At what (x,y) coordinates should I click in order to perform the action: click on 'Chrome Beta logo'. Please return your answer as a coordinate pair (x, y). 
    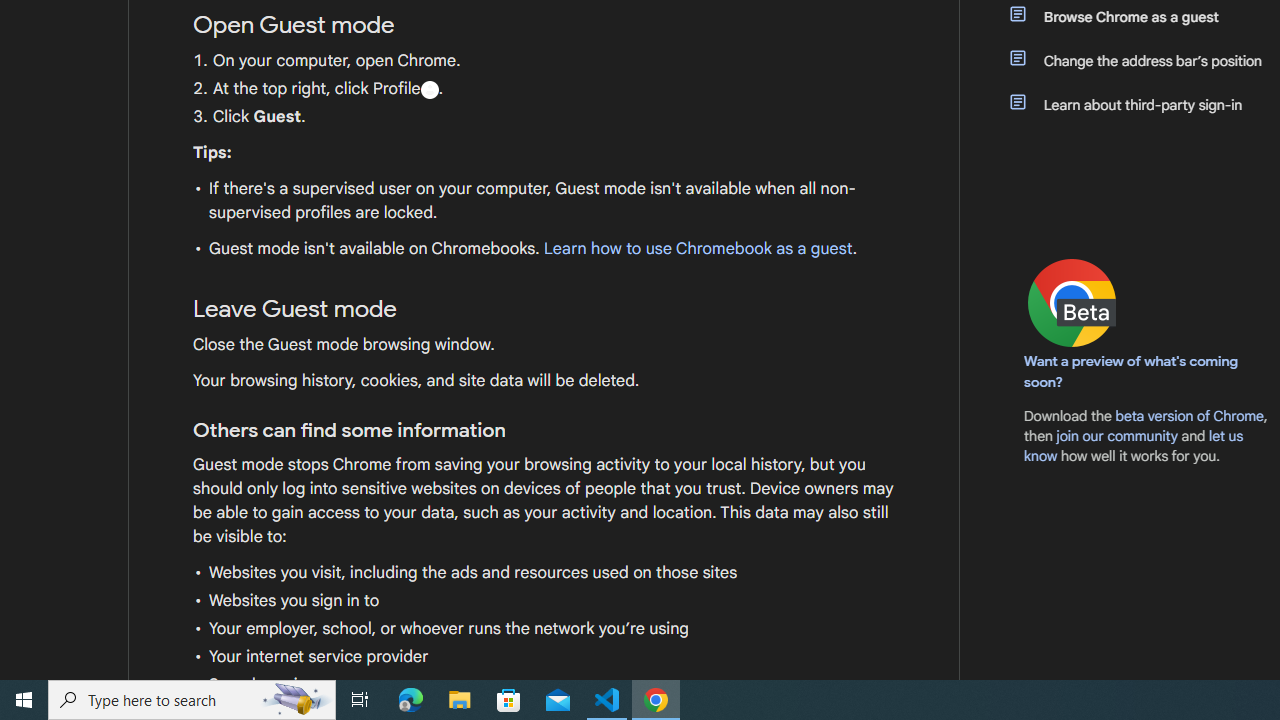
    Looking at the image, I should click on (1071, 303).